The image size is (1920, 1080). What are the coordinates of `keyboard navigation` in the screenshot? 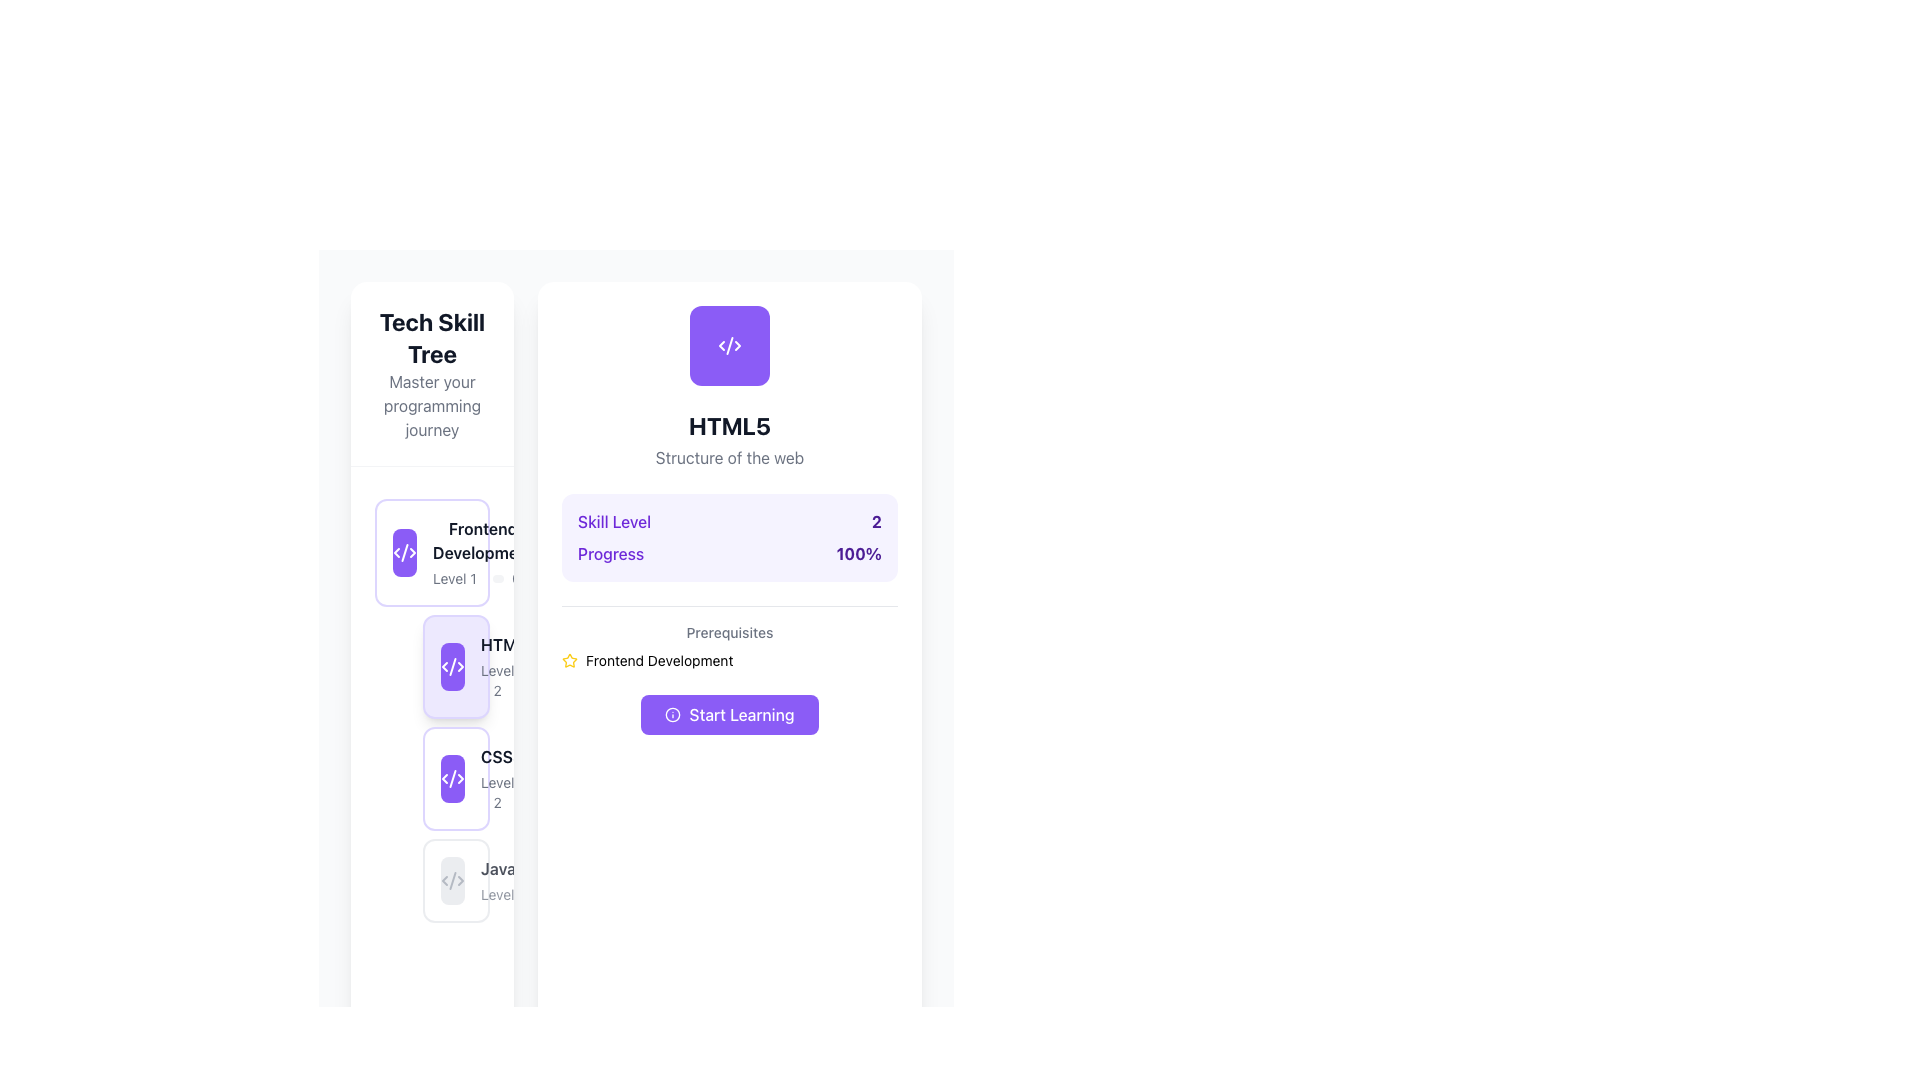 It's located at (431, 552).